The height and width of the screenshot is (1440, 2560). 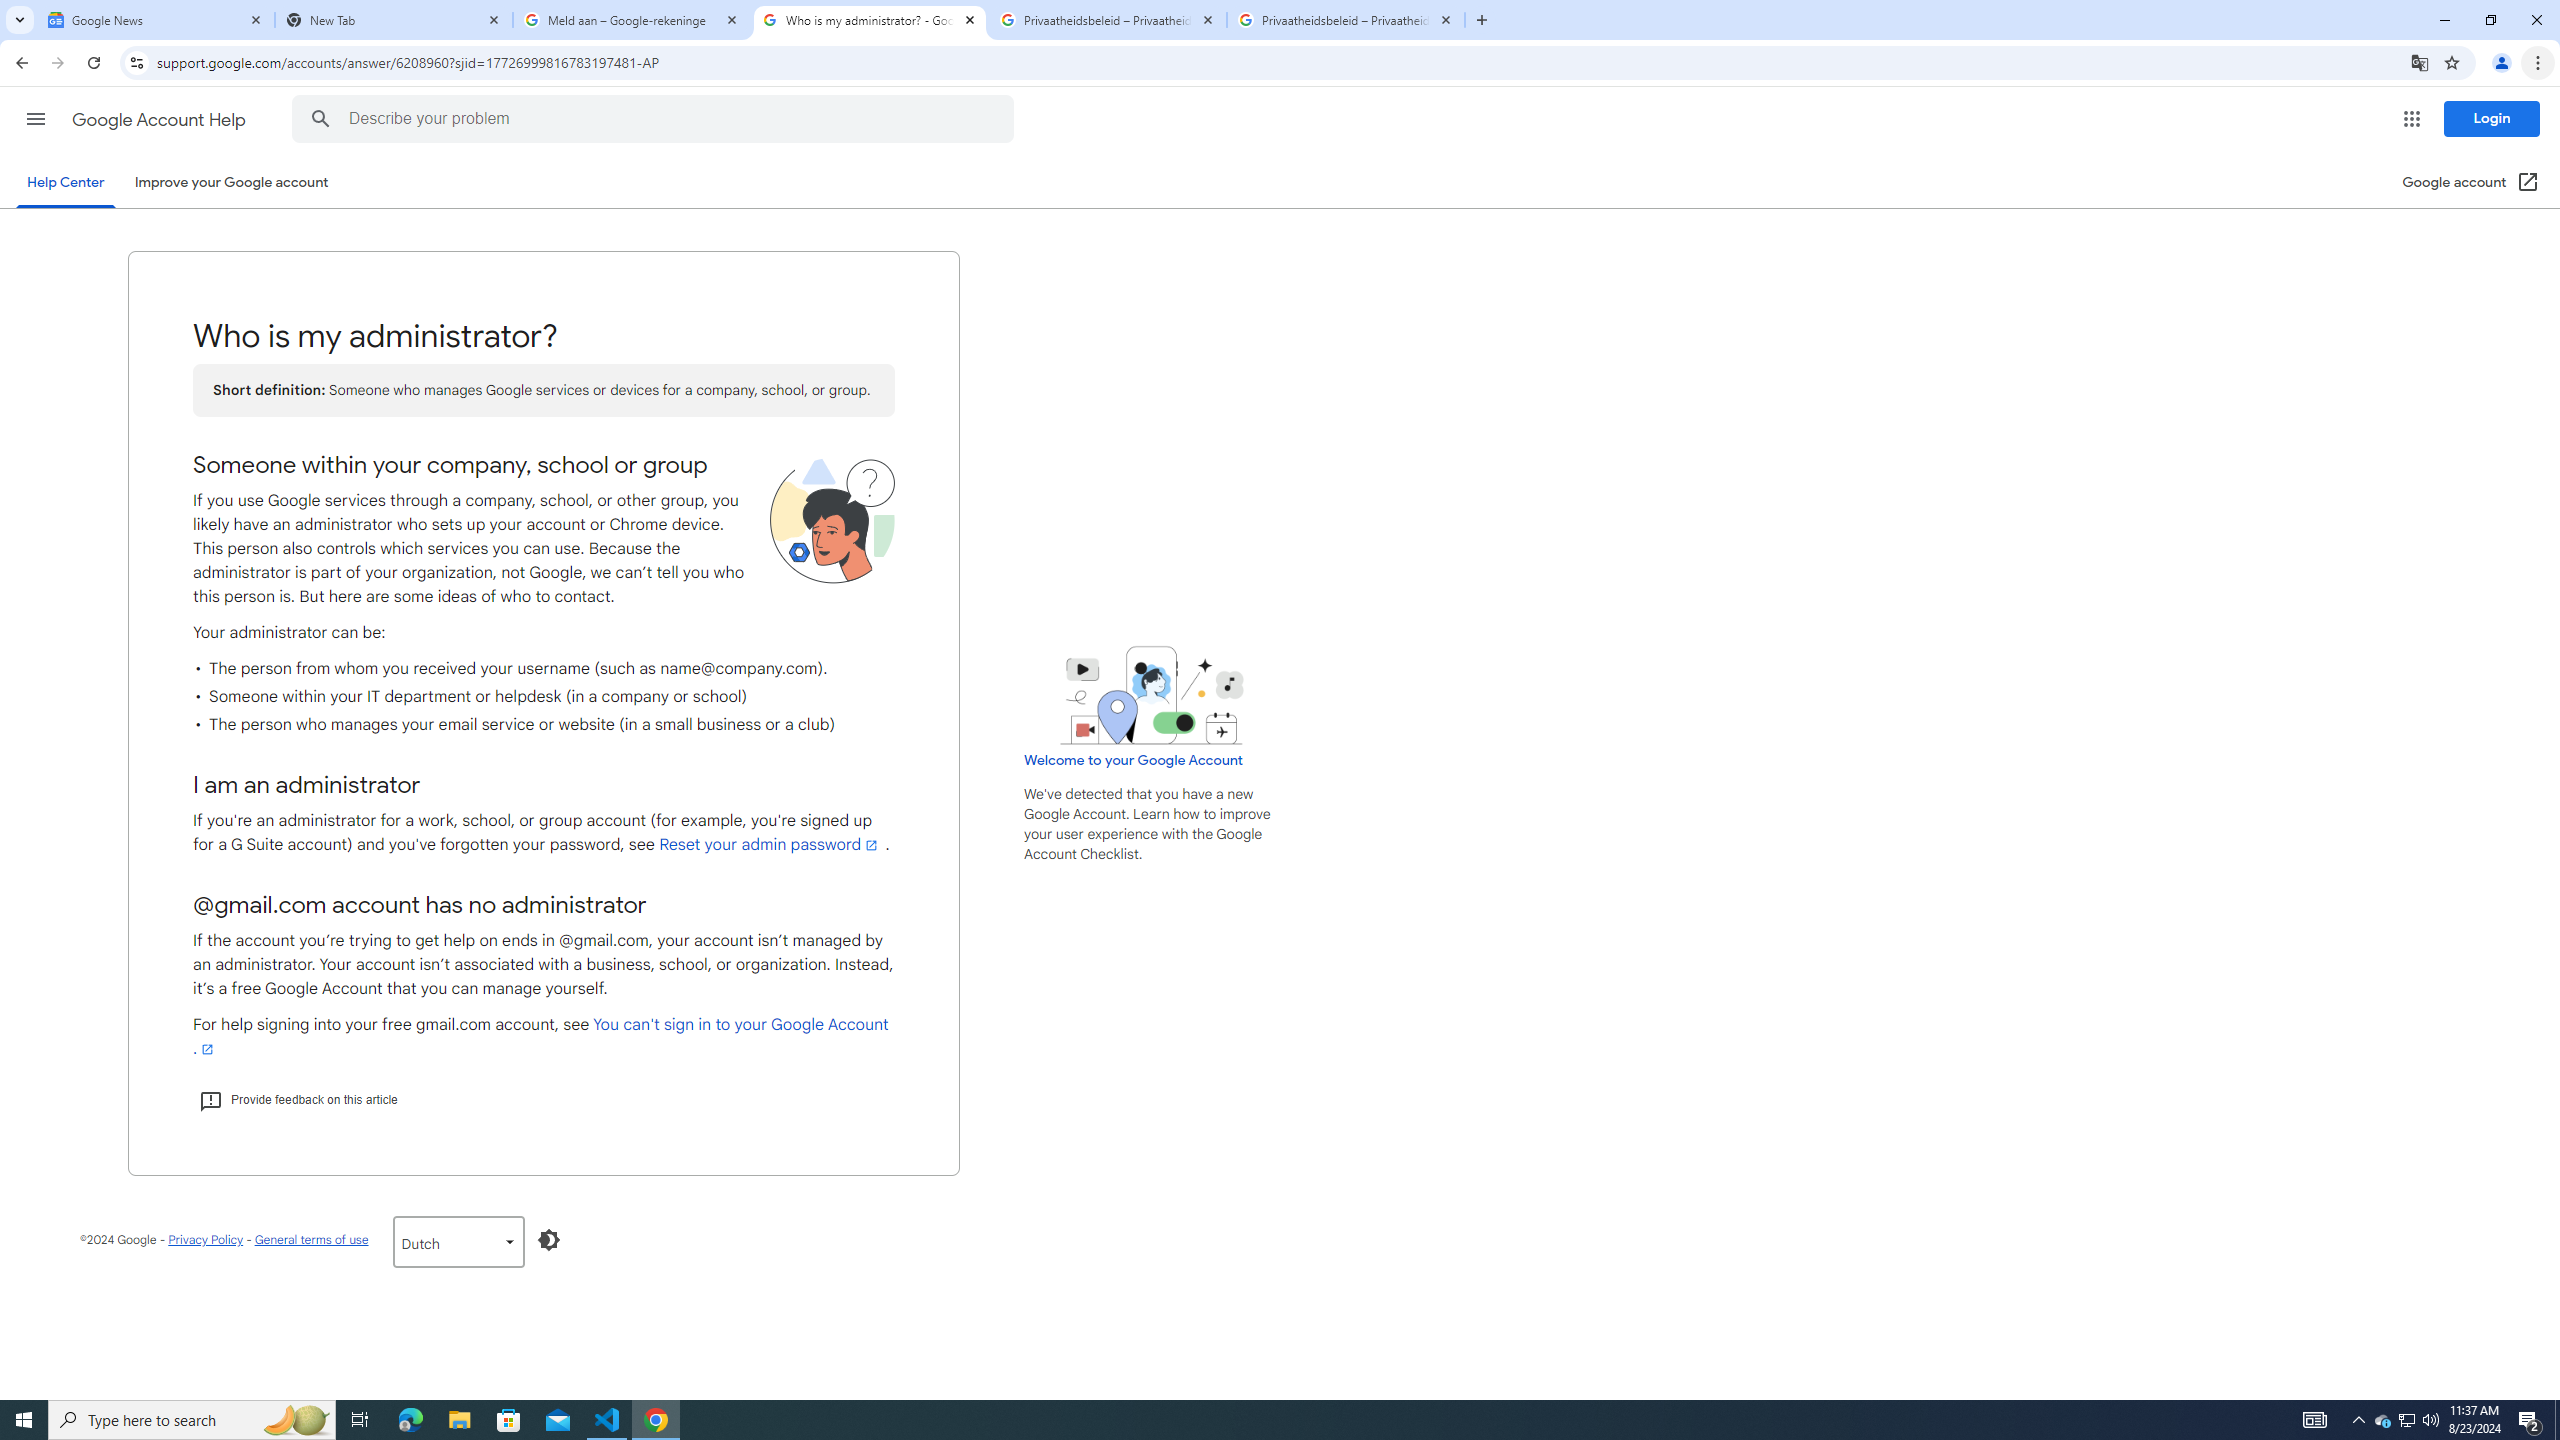 I want to click on 'Google Account (Opens in new window)', so click(x=2470, y=181).